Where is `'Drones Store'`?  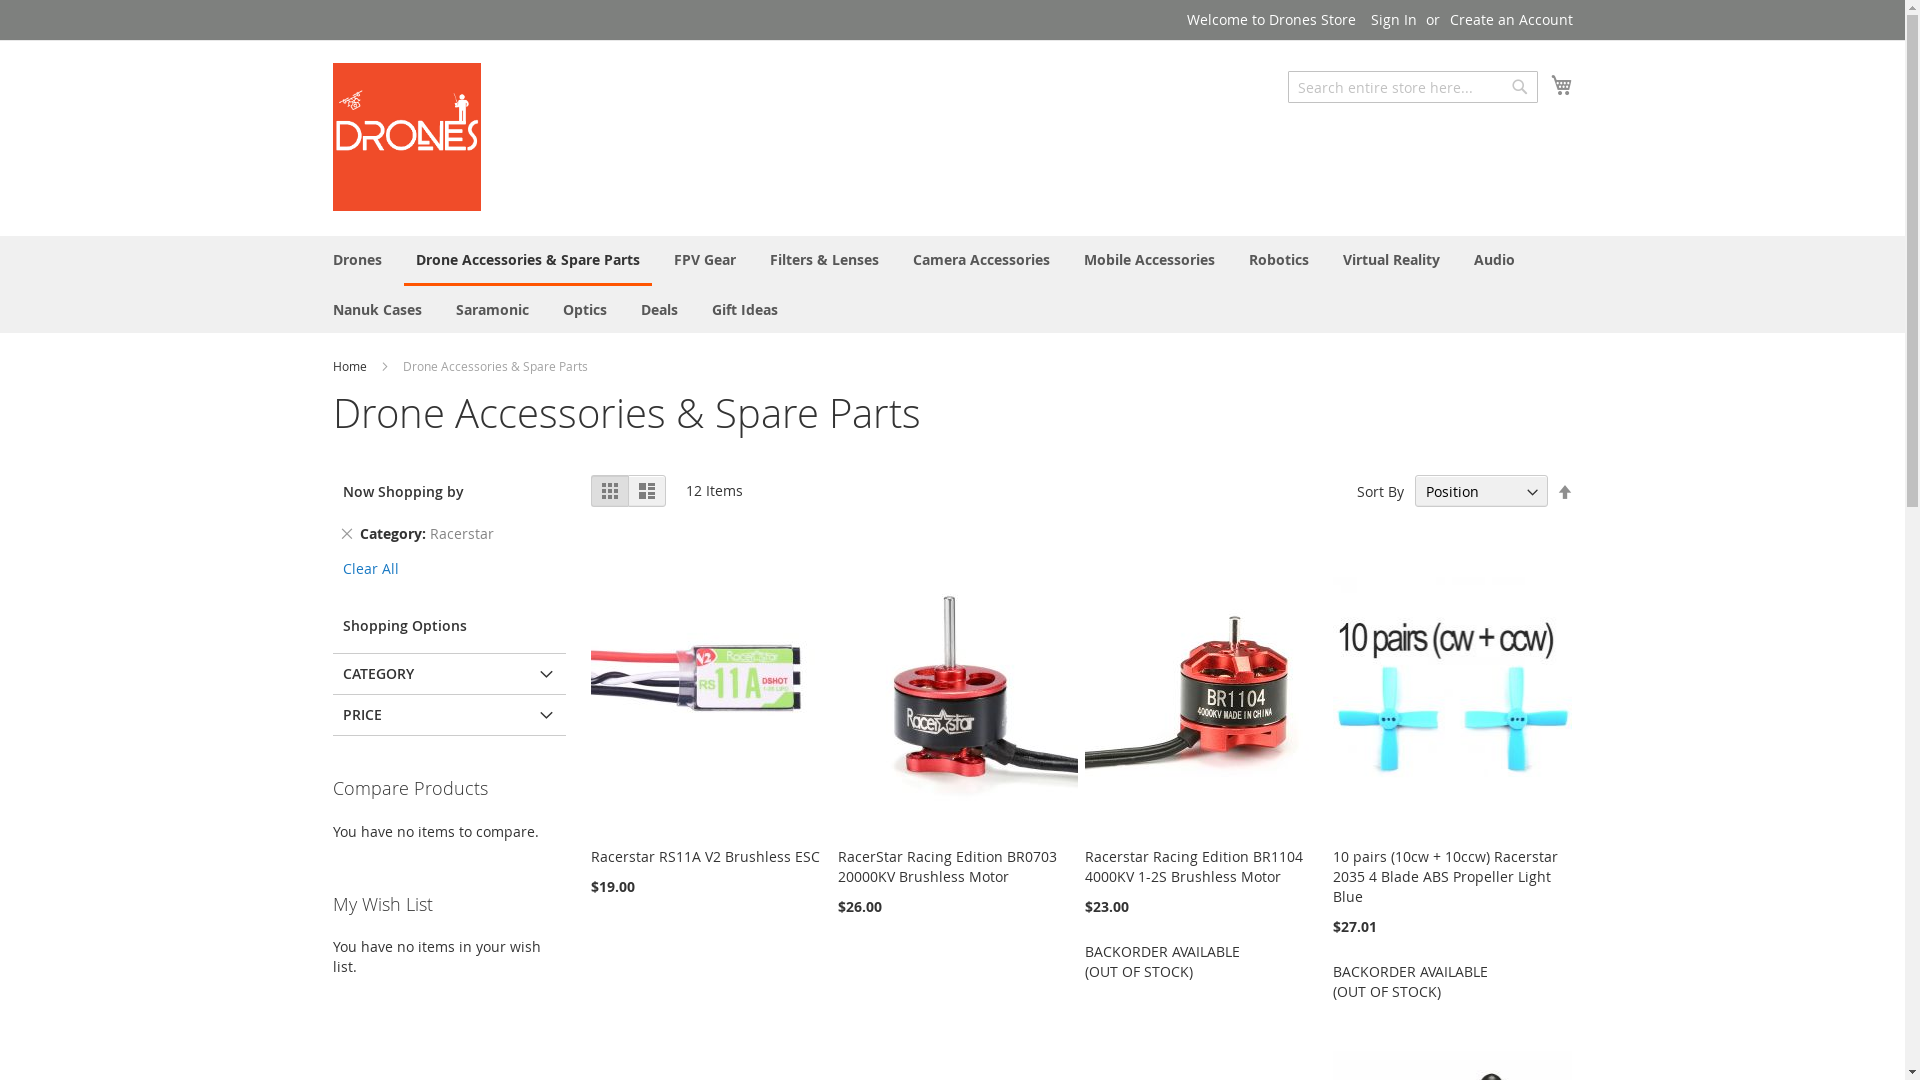
'Drones Store' is located at coordinates (405, 136).